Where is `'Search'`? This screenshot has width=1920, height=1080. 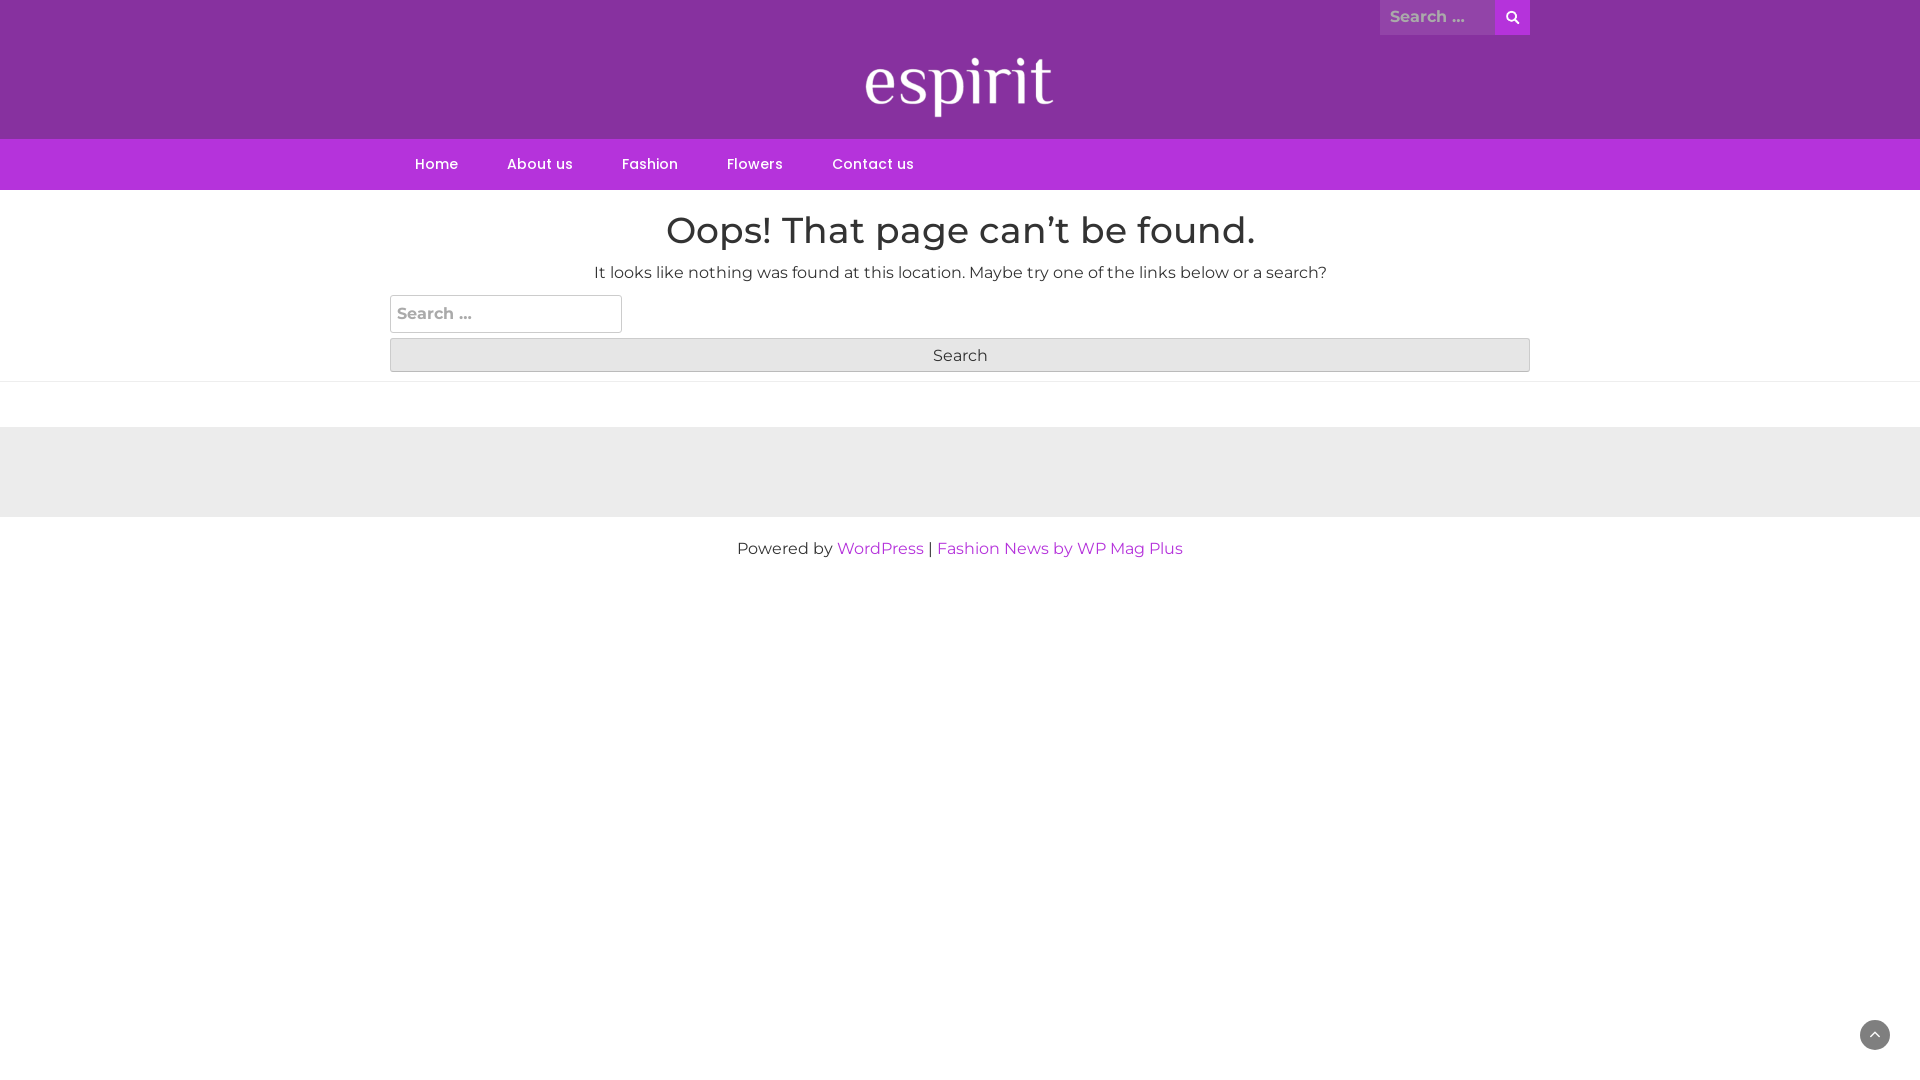
'Search' is located at coordinates (1512, 17).